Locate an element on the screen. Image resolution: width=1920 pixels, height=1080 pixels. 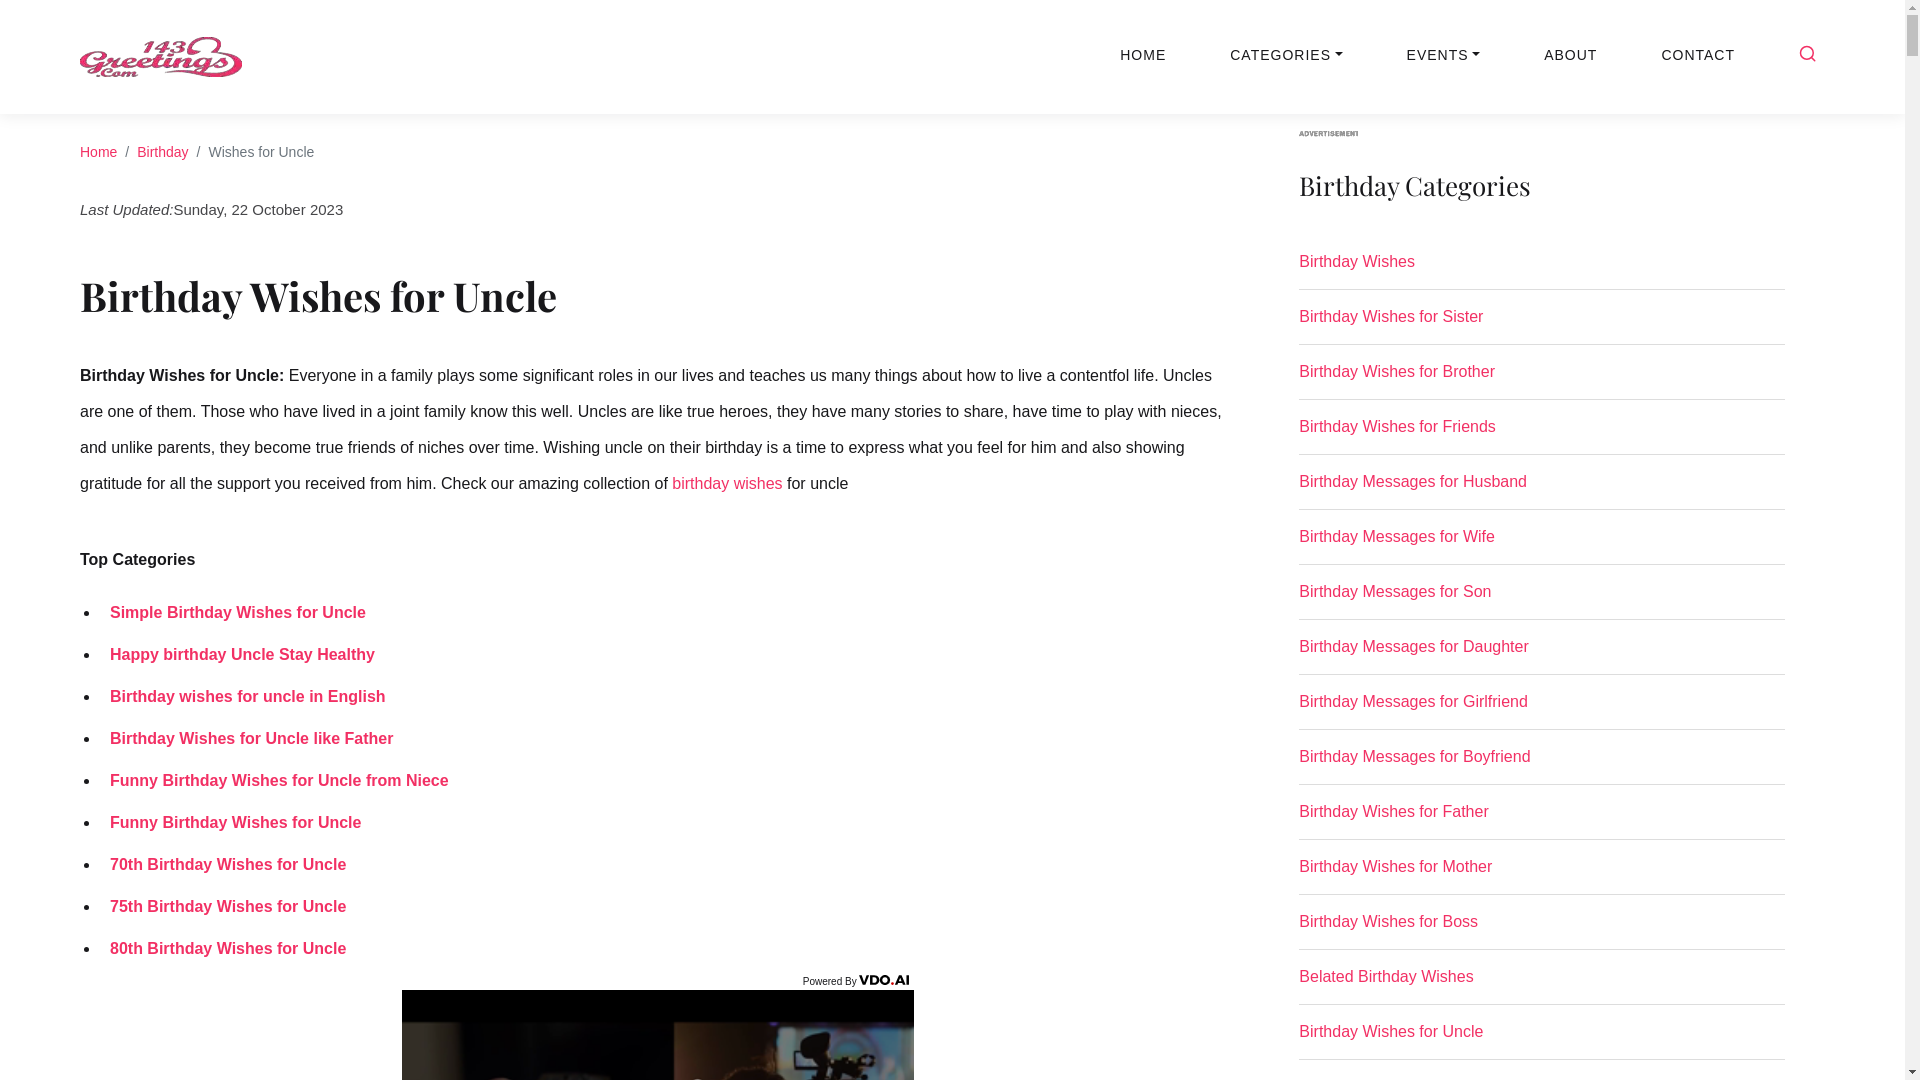
'Birthday Messages for Wife' is located at coordinates (1540, 544).